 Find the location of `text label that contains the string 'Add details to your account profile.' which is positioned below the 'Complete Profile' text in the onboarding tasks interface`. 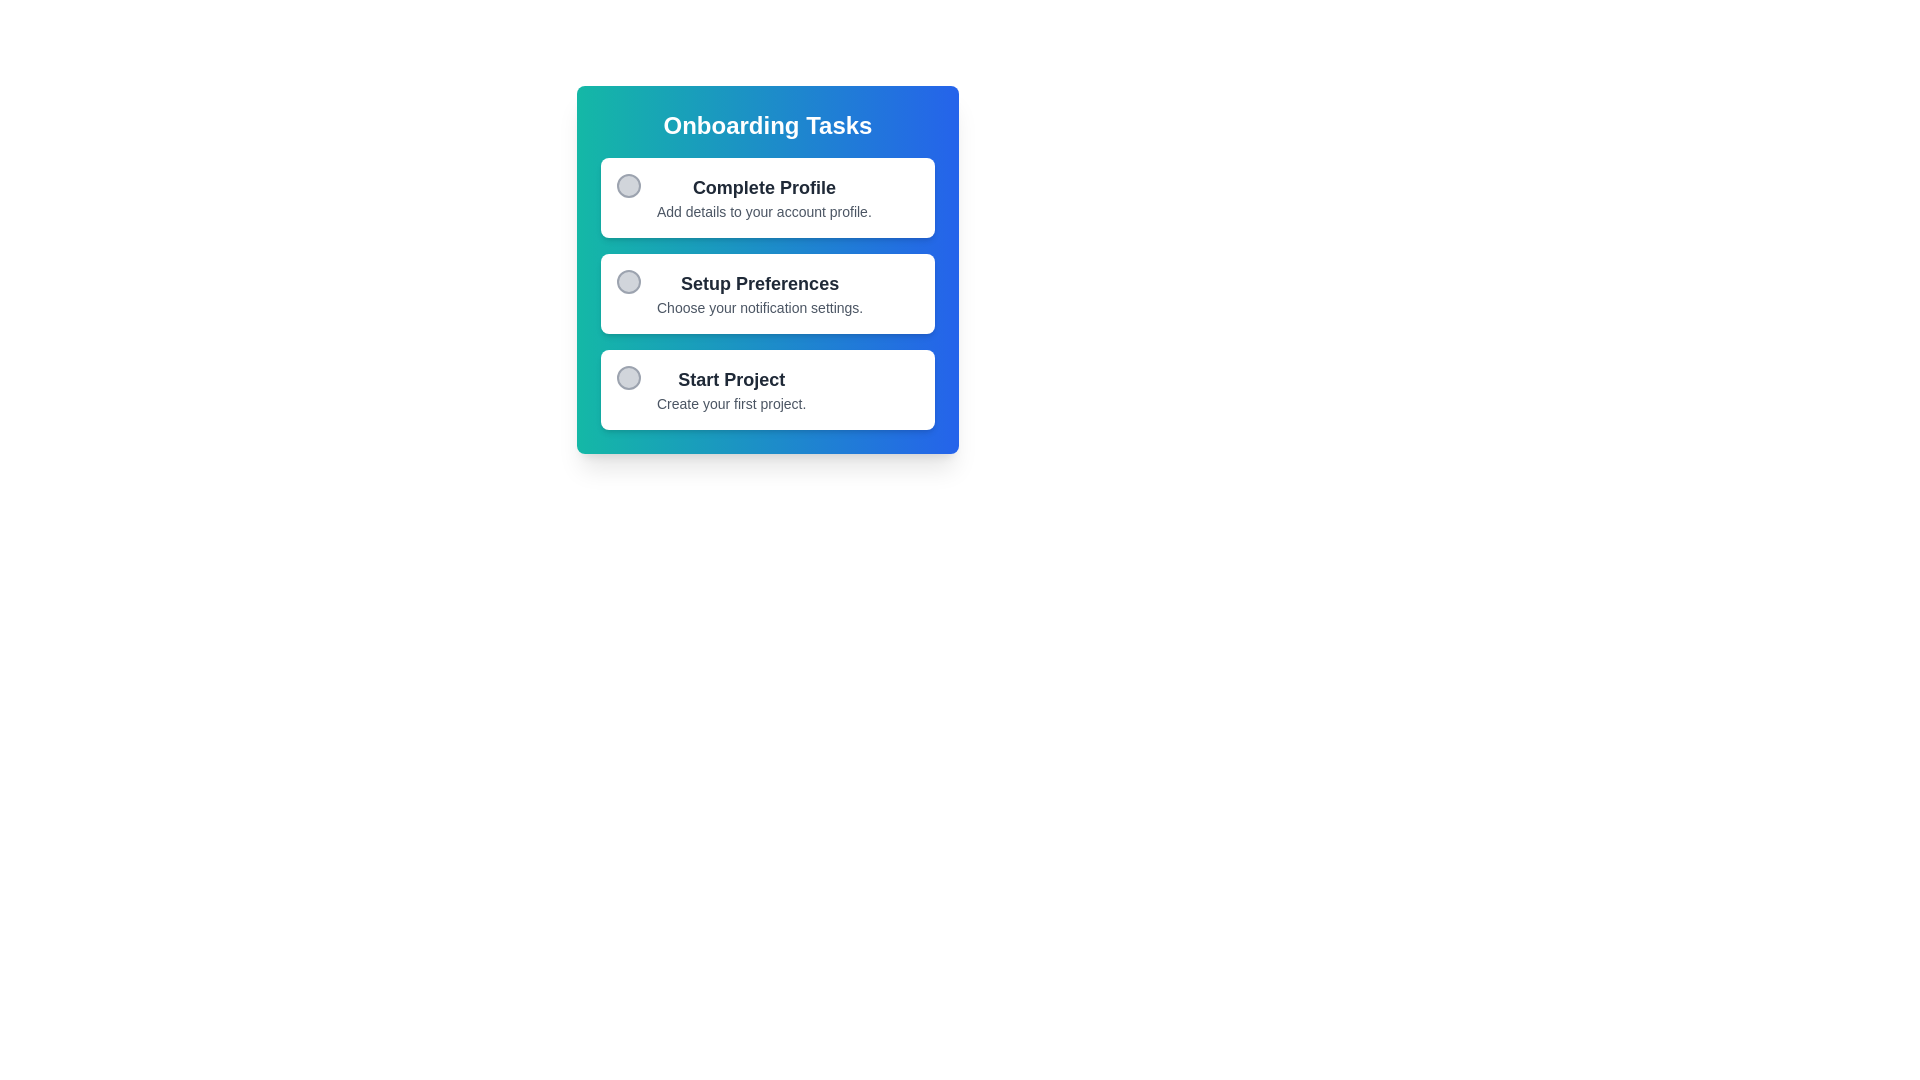

text label that contains the string 'Add details to your account profile.' which is positioned below the 'Complete Profile' text in the onboarding tasks interface is located at coordinates (763, 212).